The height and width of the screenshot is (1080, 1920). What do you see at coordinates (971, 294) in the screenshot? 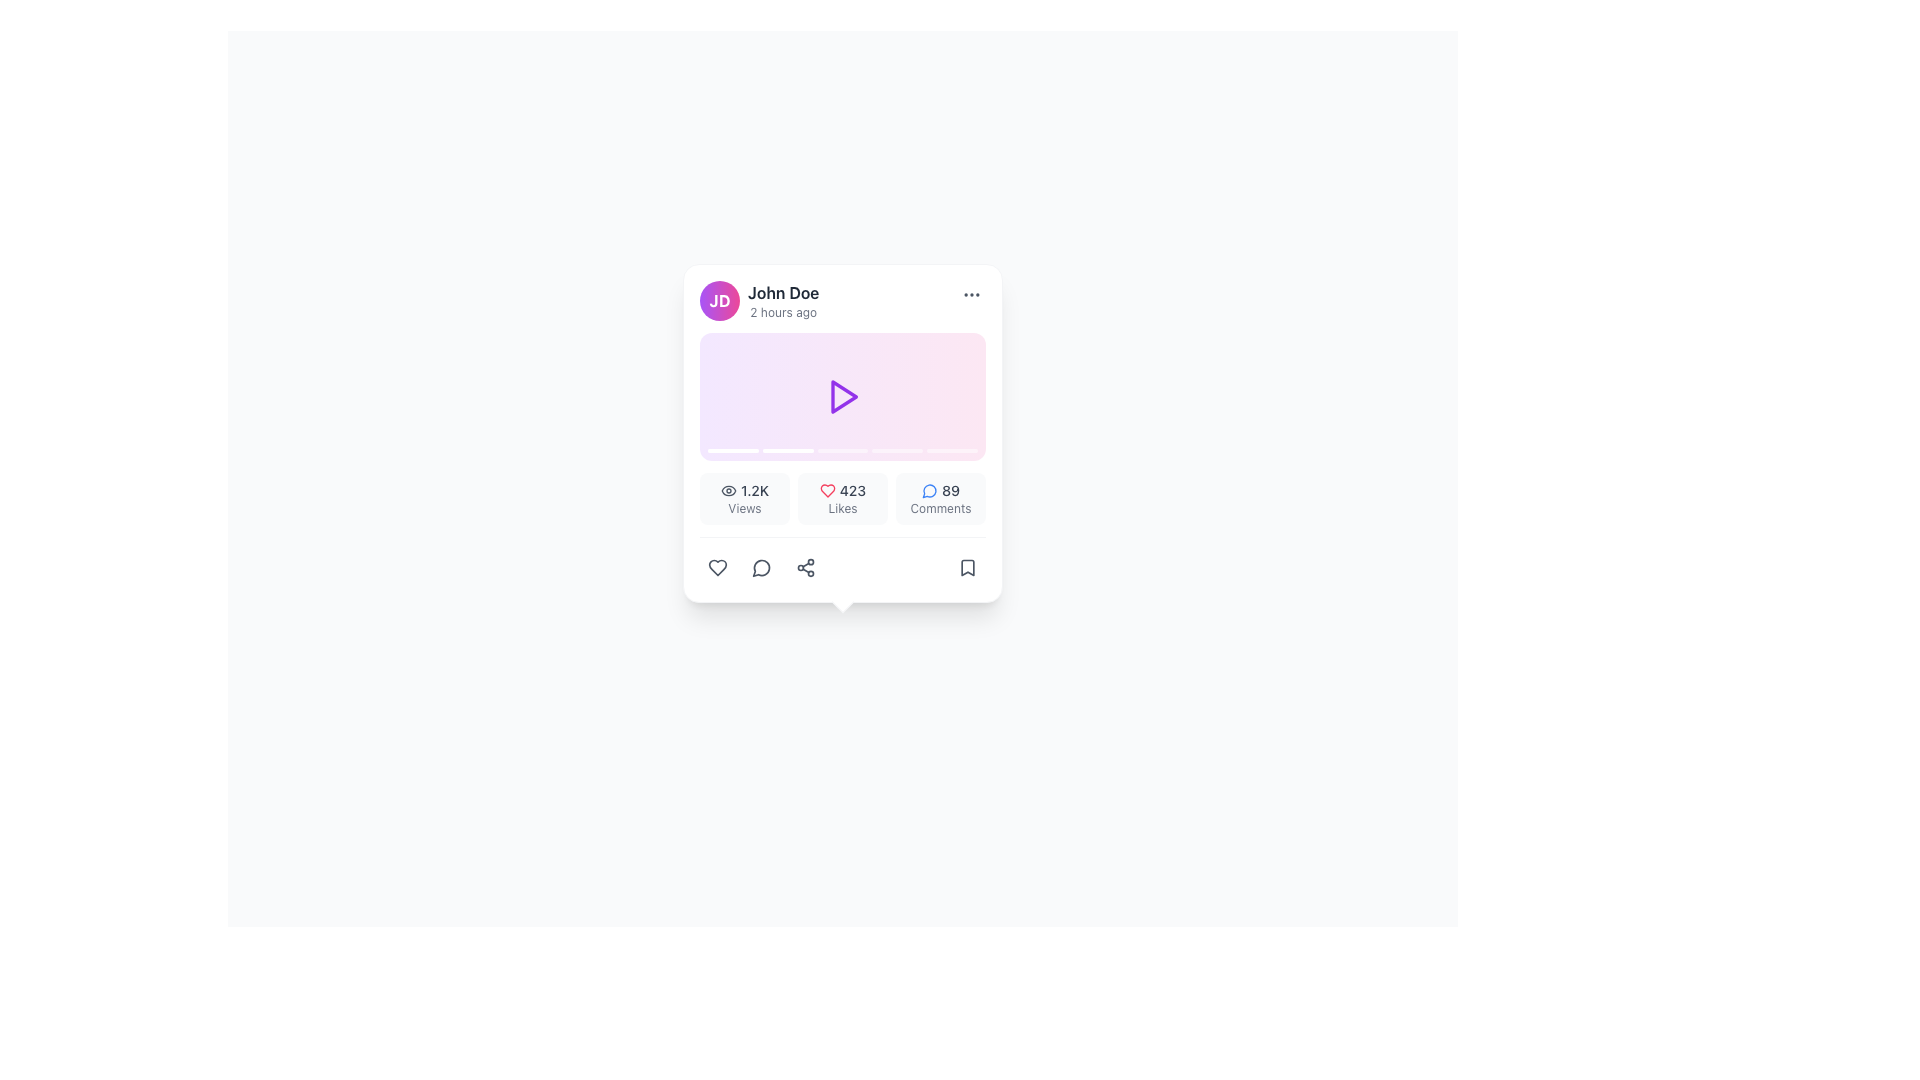
I see `the ellipsis menu icon, which consists of three horizontally aligned dark gray dots` at bounding box center [971, 294].